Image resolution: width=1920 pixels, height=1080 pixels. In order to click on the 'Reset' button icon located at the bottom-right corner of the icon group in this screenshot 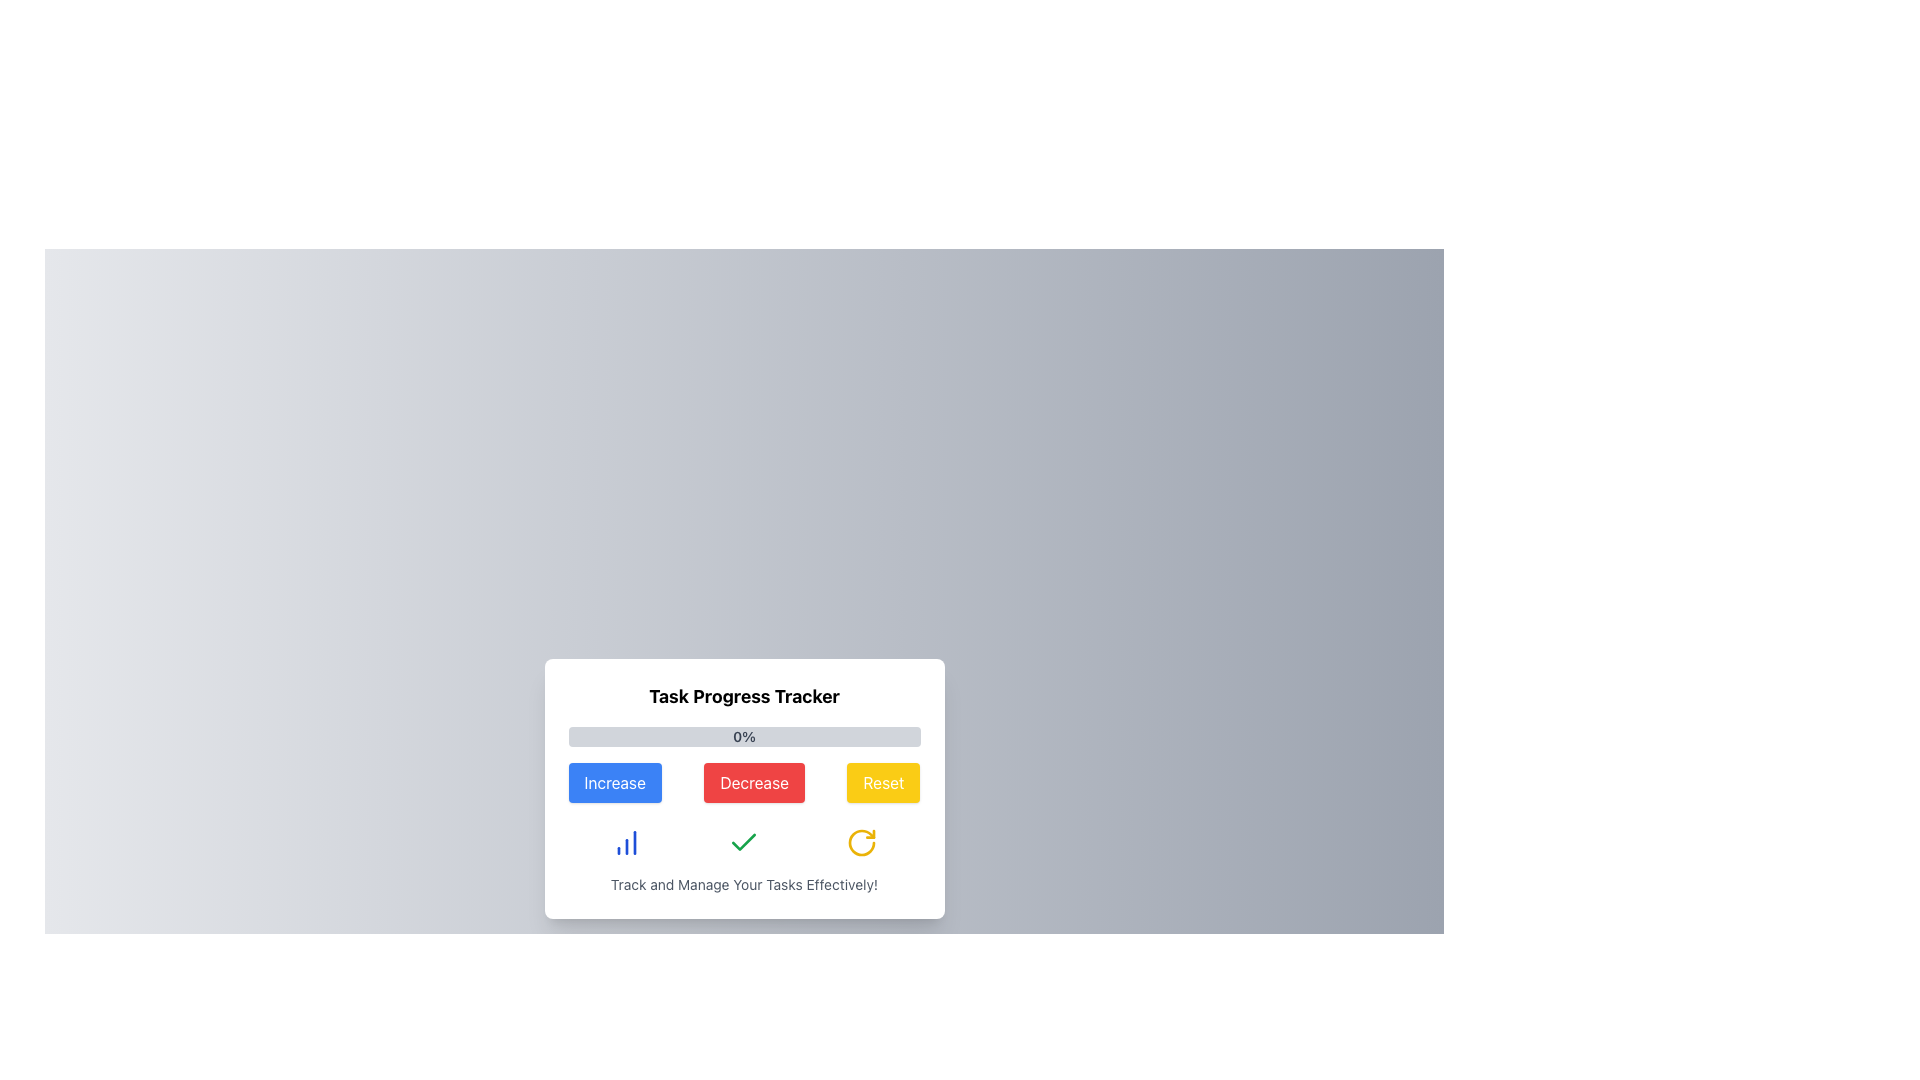, I will do `click(861, 843)`.